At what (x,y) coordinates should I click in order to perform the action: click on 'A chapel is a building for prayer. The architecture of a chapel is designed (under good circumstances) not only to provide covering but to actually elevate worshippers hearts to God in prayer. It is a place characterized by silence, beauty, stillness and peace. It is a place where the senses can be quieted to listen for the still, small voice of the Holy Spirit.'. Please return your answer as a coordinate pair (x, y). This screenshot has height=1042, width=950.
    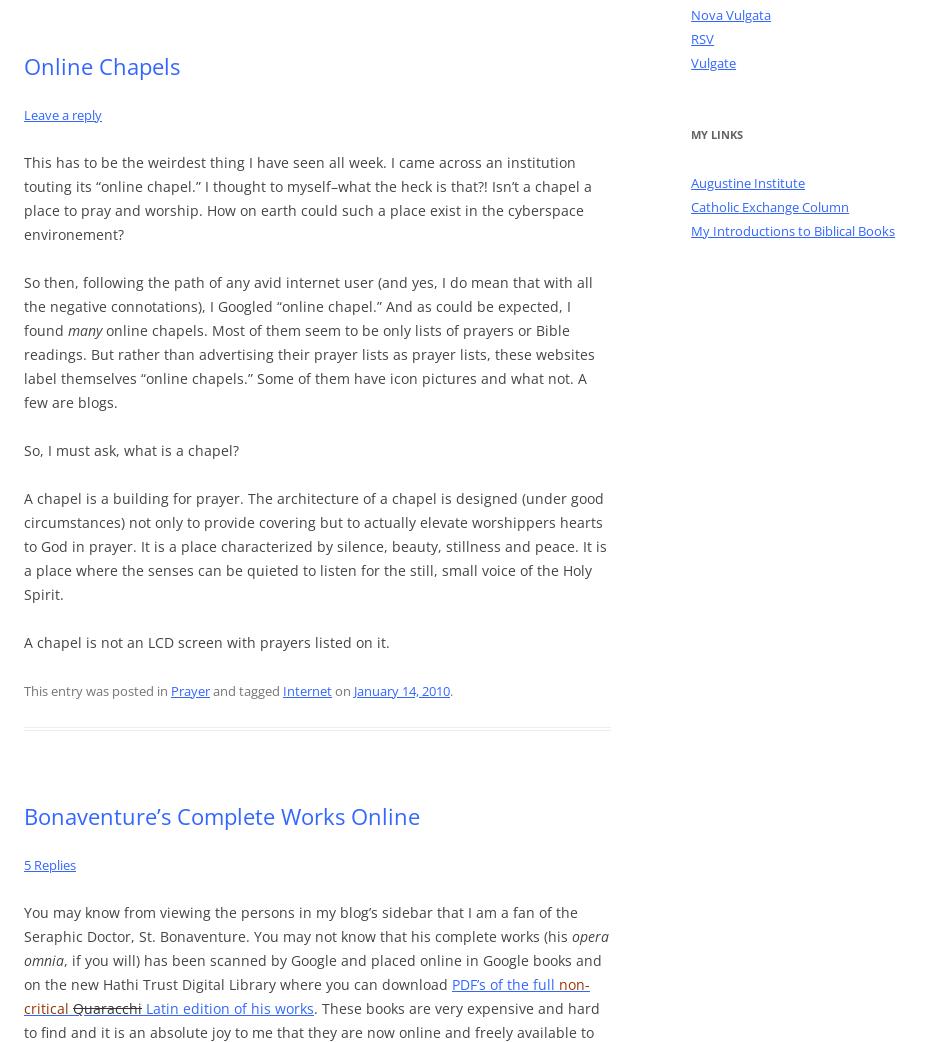
    Looking at the image, I should click on (314, 544).